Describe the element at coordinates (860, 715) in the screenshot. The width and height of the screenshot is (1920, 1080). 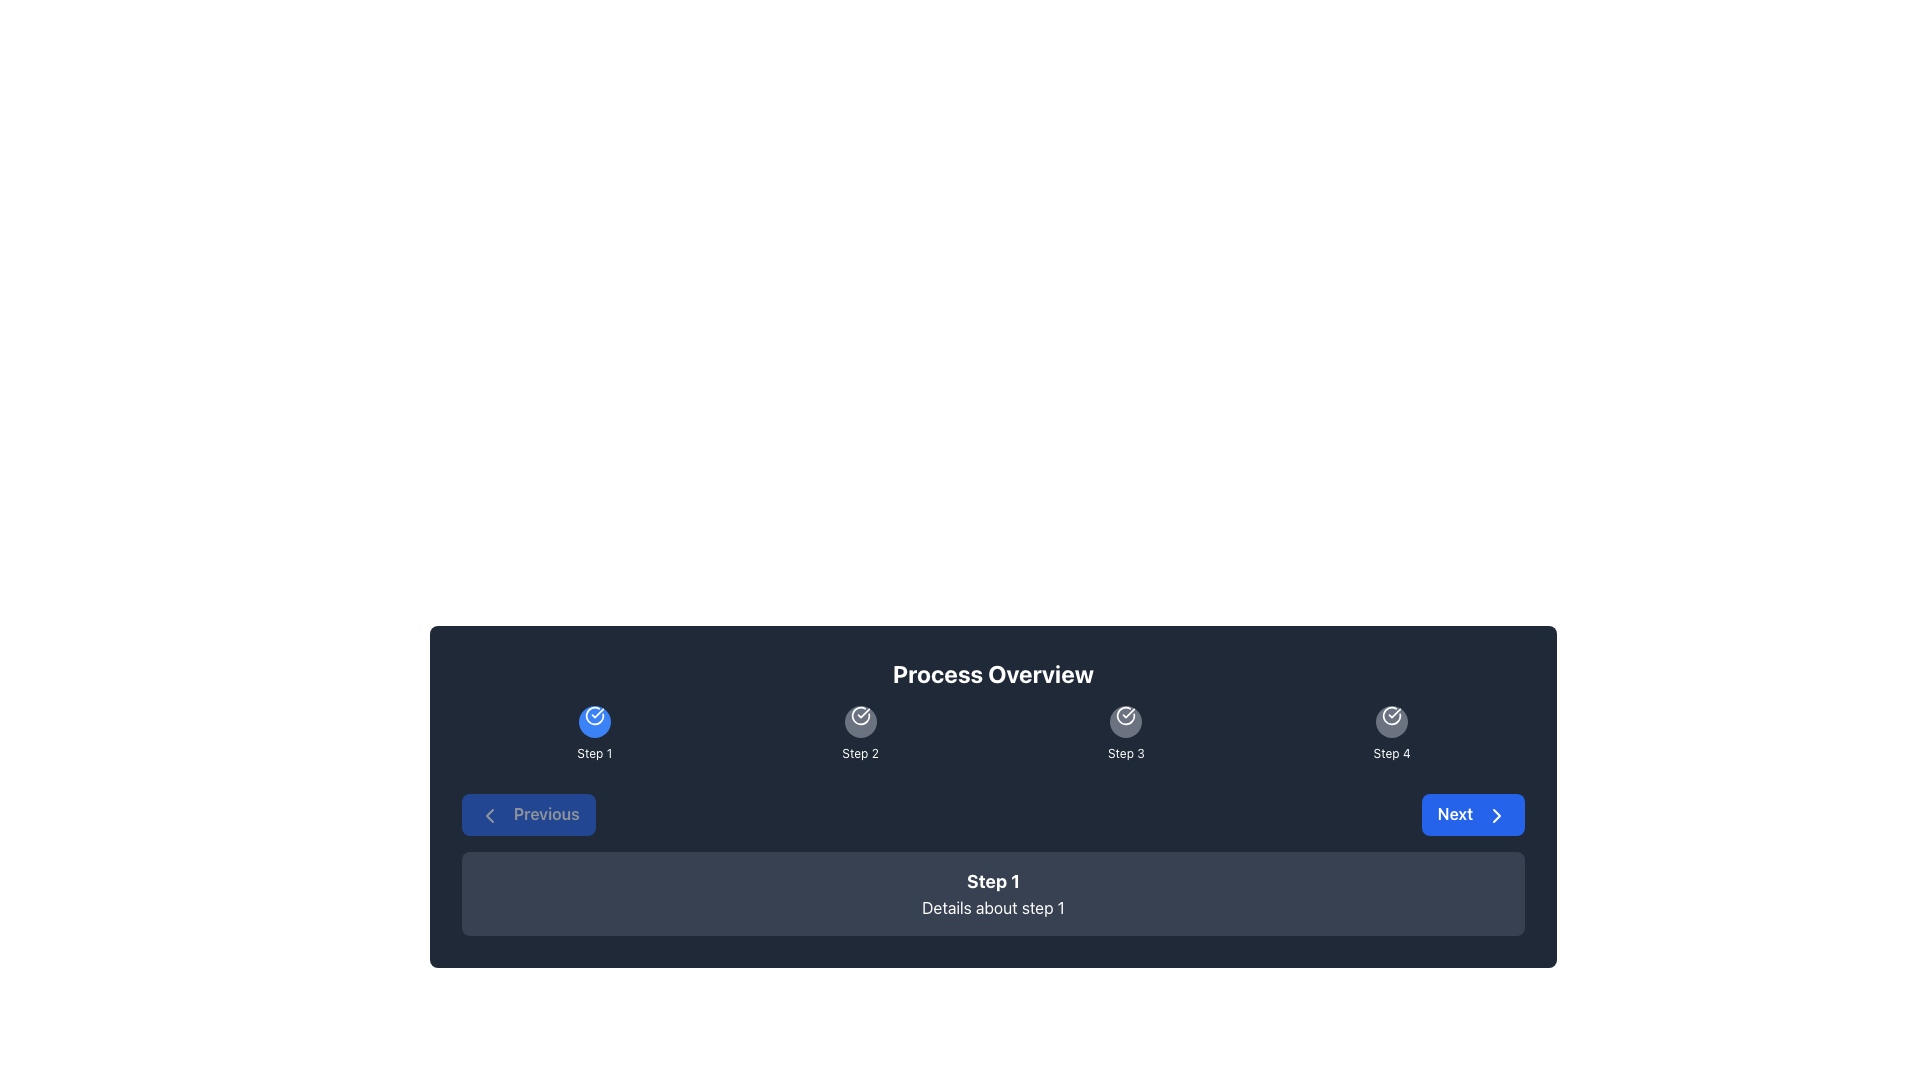
I see `the second step icon in the process overview` at that location.